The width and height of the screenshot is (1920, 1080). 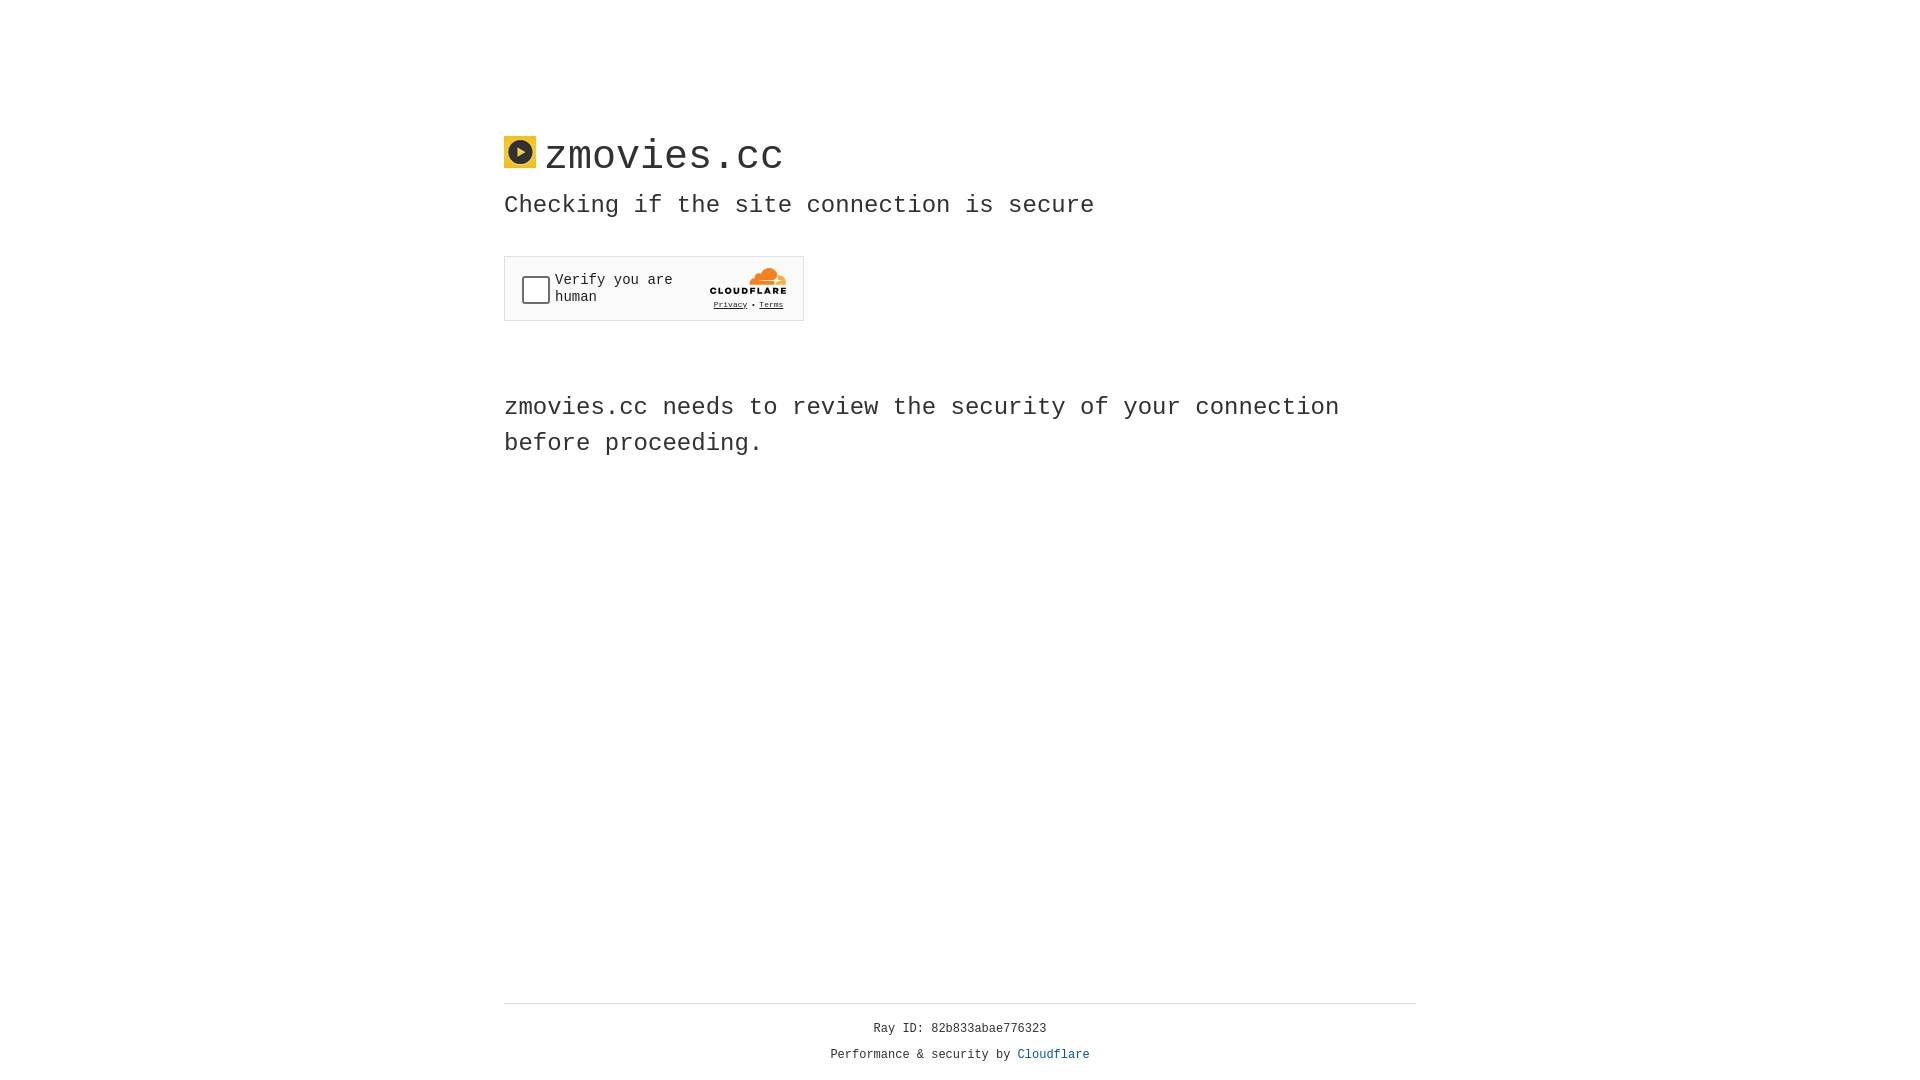 What do you see at coordinates (1053, 1054) in the screenshot?
I see `'Cloudflare'` at bounding box center [1053, 1054].